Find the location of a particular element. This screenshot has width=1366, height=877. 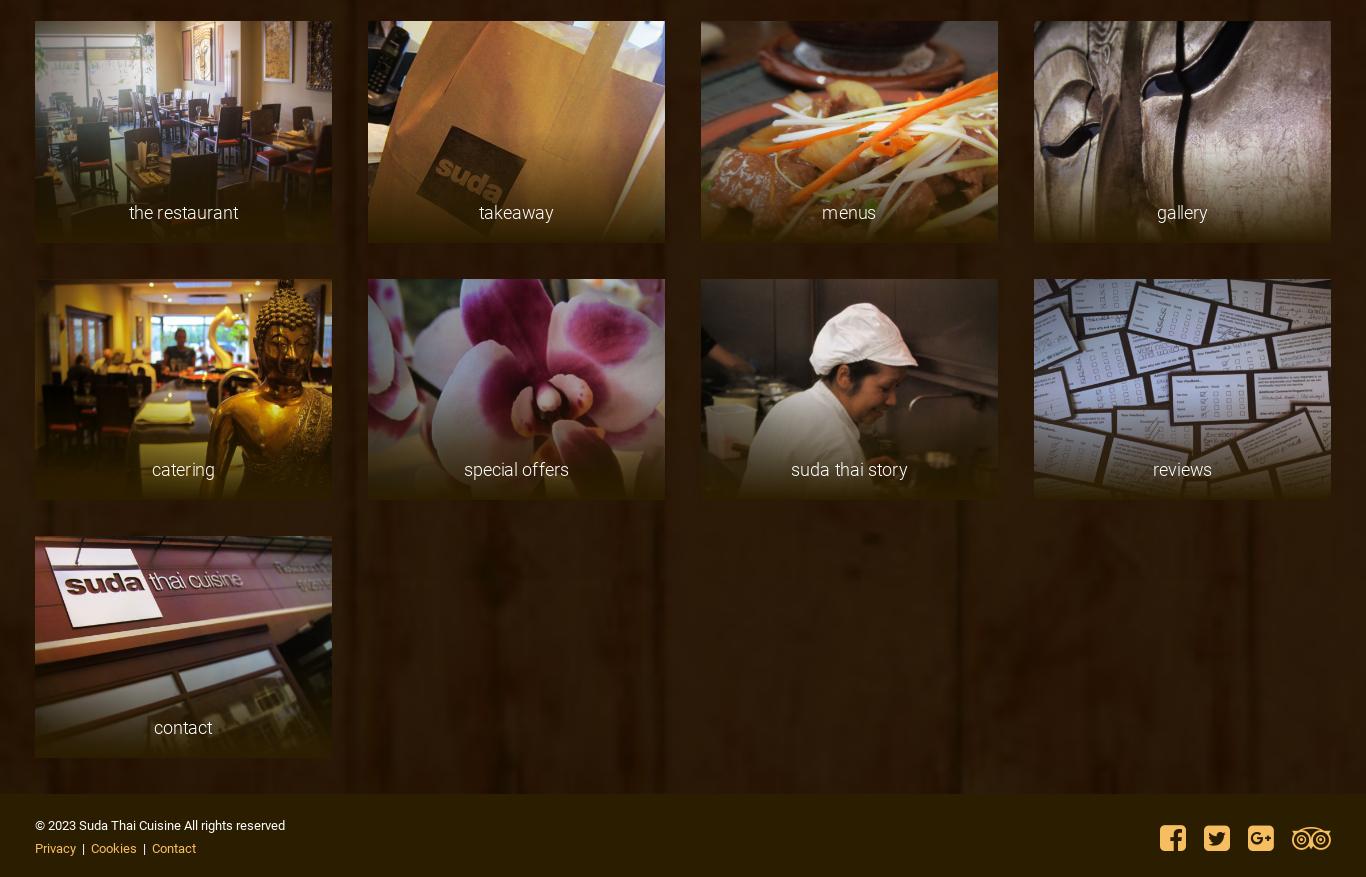

'the restaurant' is located at coordinates (182, 210).